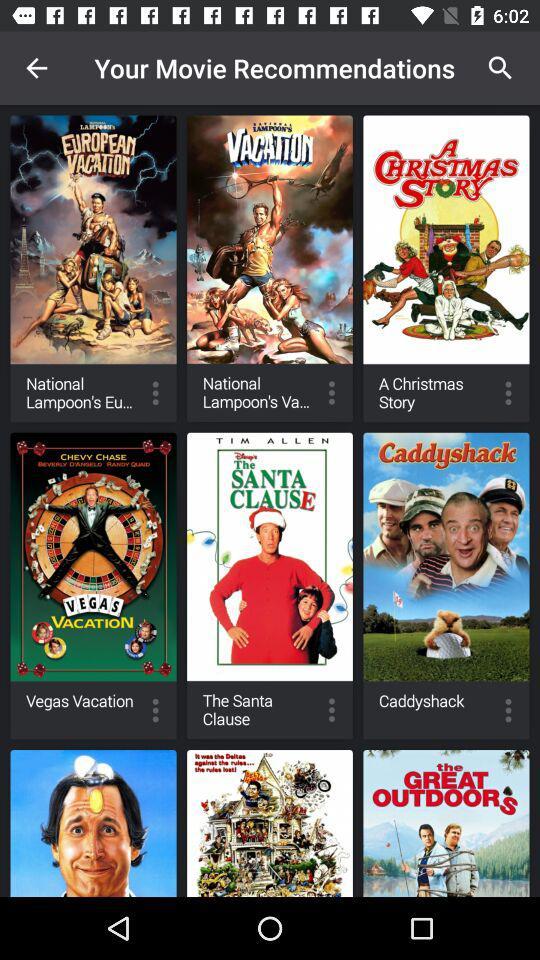 This screenshot has width=540, height=960. What do you see at coordinates (499, 68) in the screenshot?
I see `icon to the right of the your movie recommendations icon` at bounding box center [499, 68].